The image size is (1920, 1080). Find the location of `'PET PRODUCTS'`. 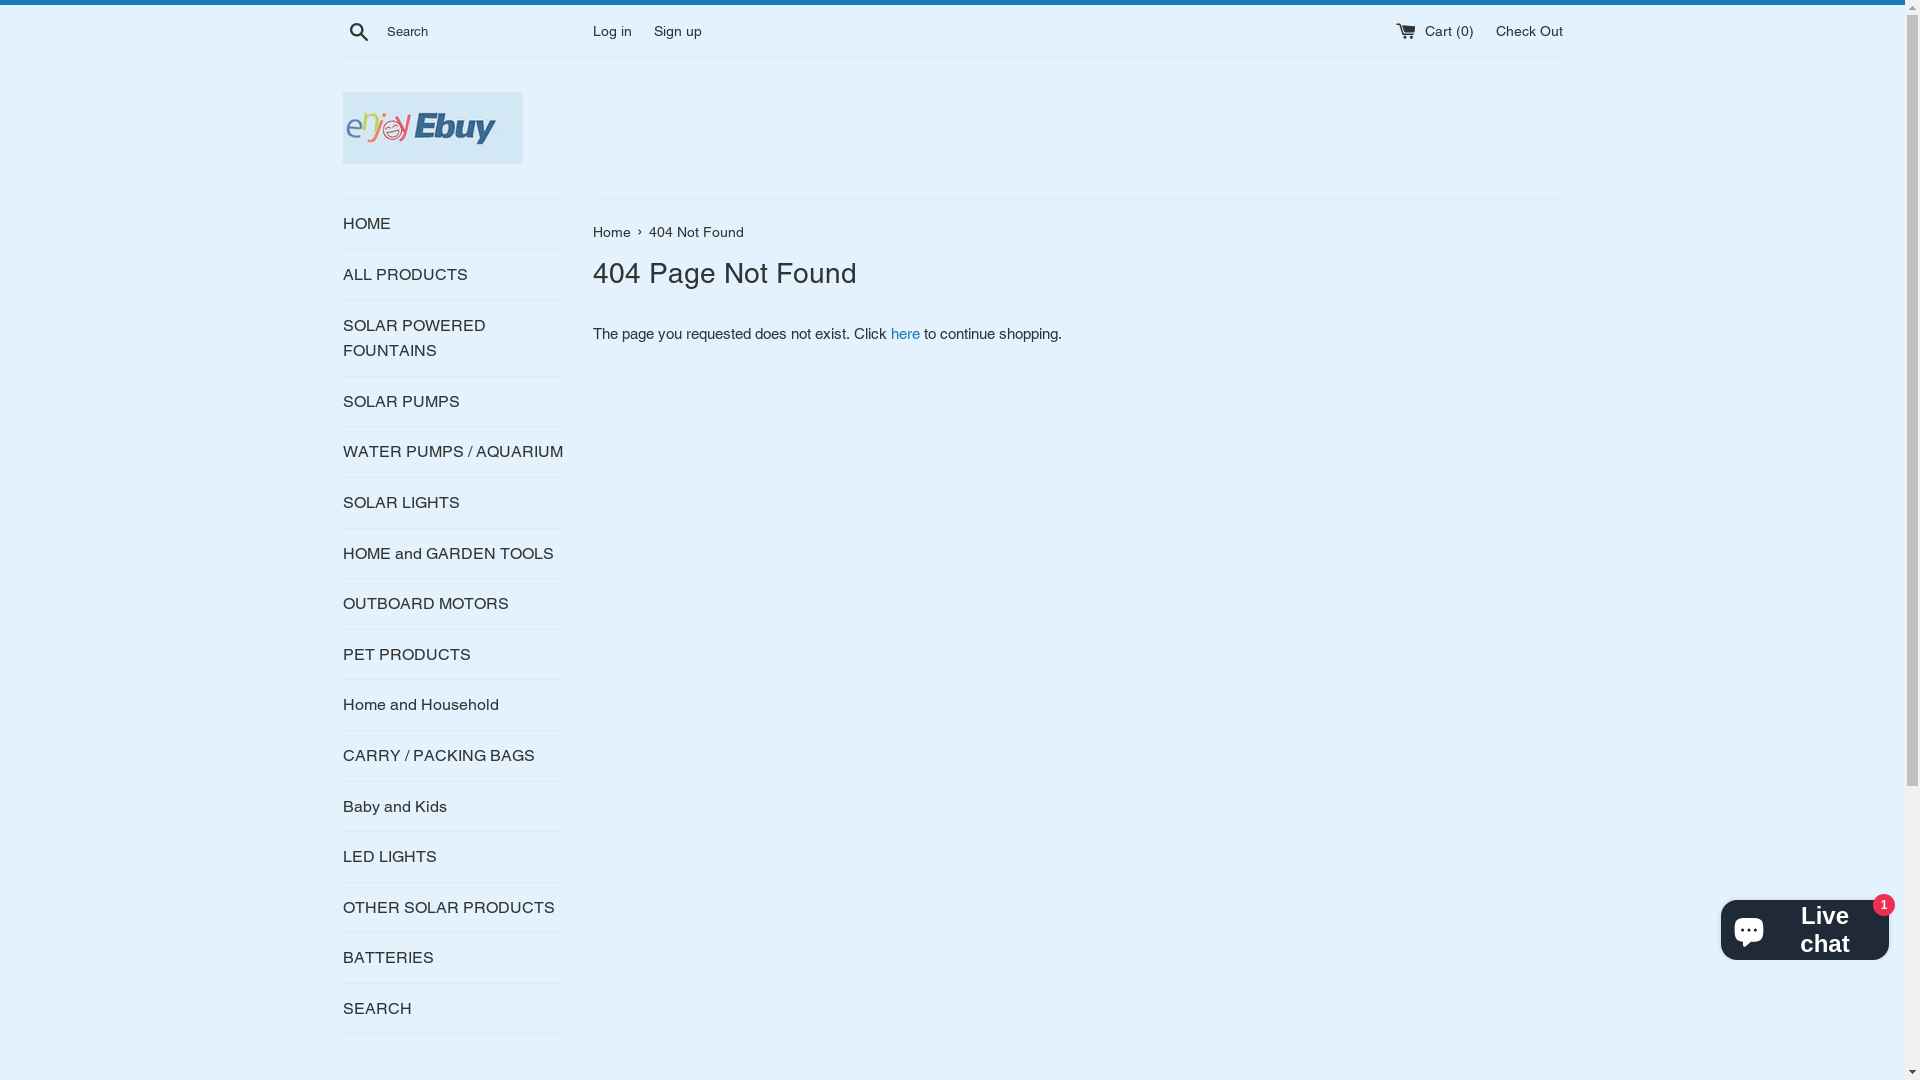

'PET PRODUCTS' is located at coordinates (450, 655).